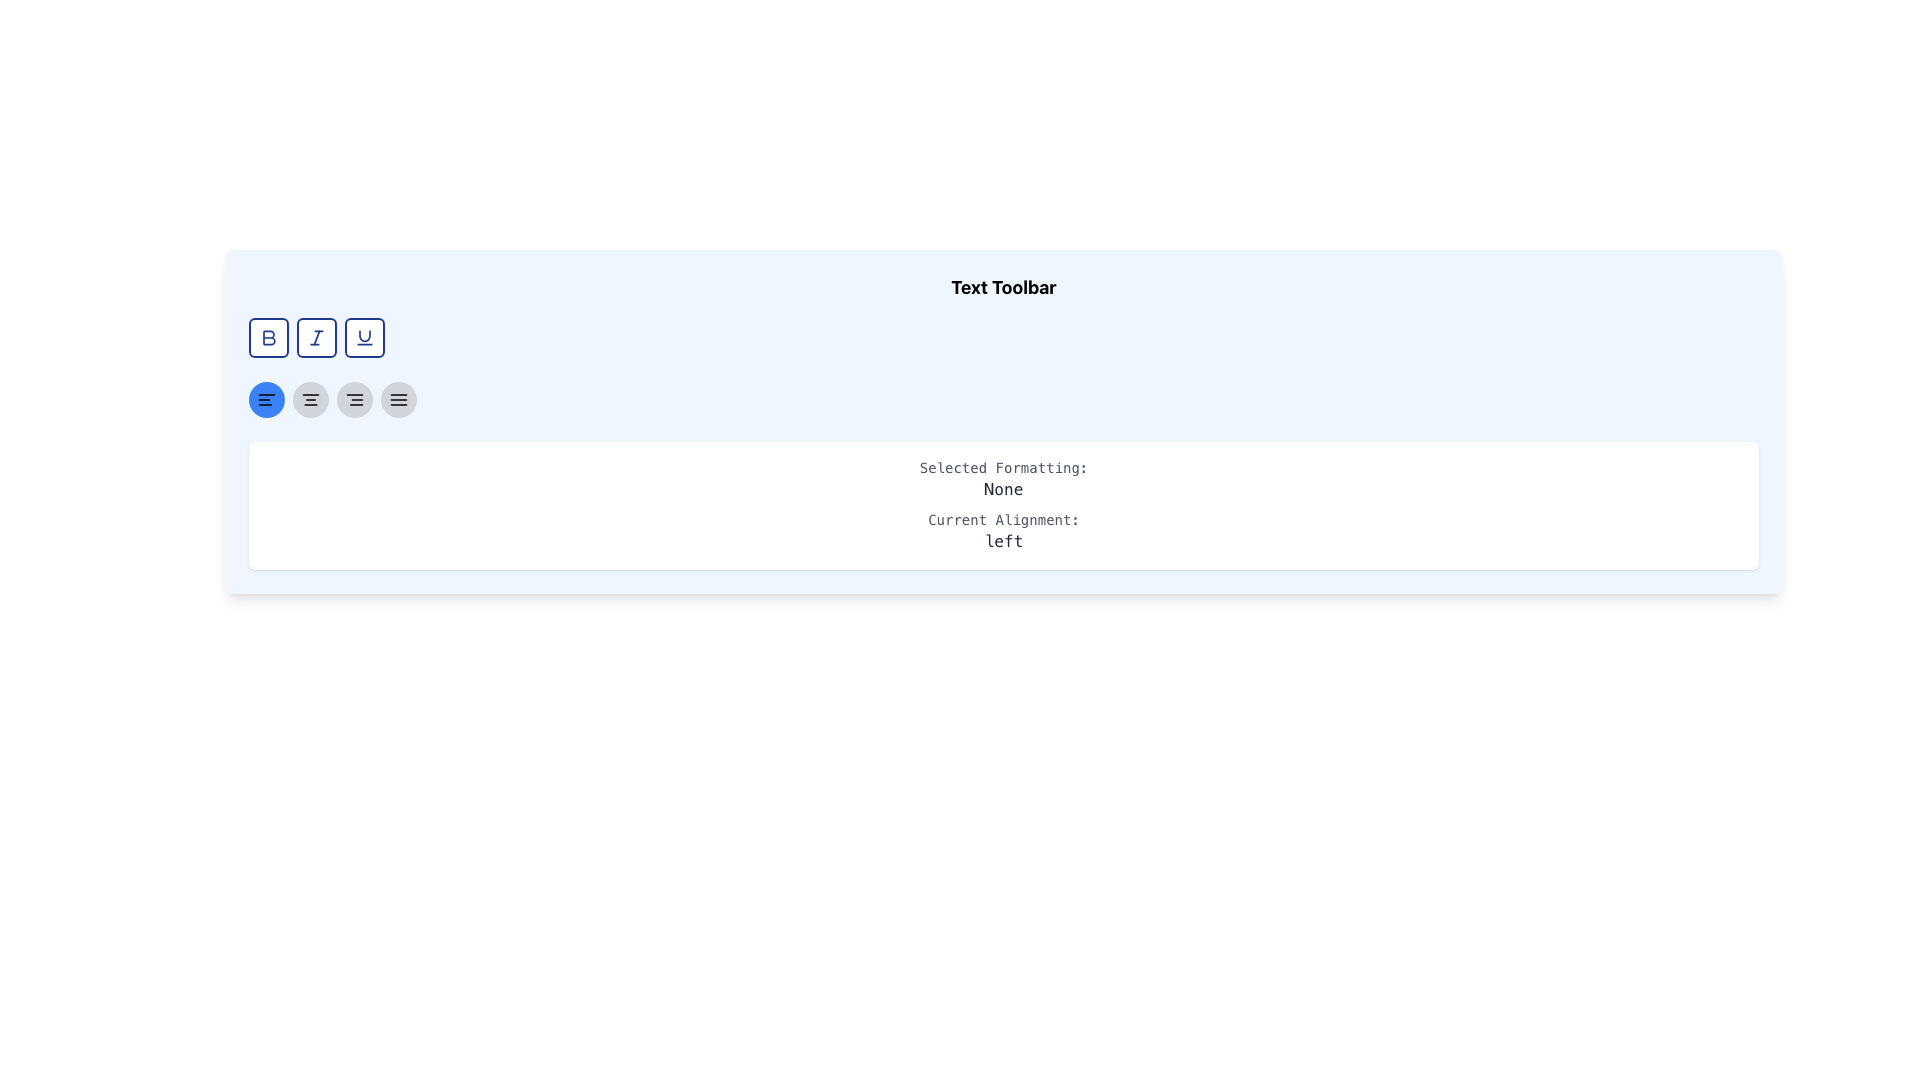  Describe the element at coordinates (266, 400) in the screenshot. I see `the first circular alignment button with a blue background and a left-align icon (three horizontal lines) located below the text styling buttons to align text to the left` at that location.